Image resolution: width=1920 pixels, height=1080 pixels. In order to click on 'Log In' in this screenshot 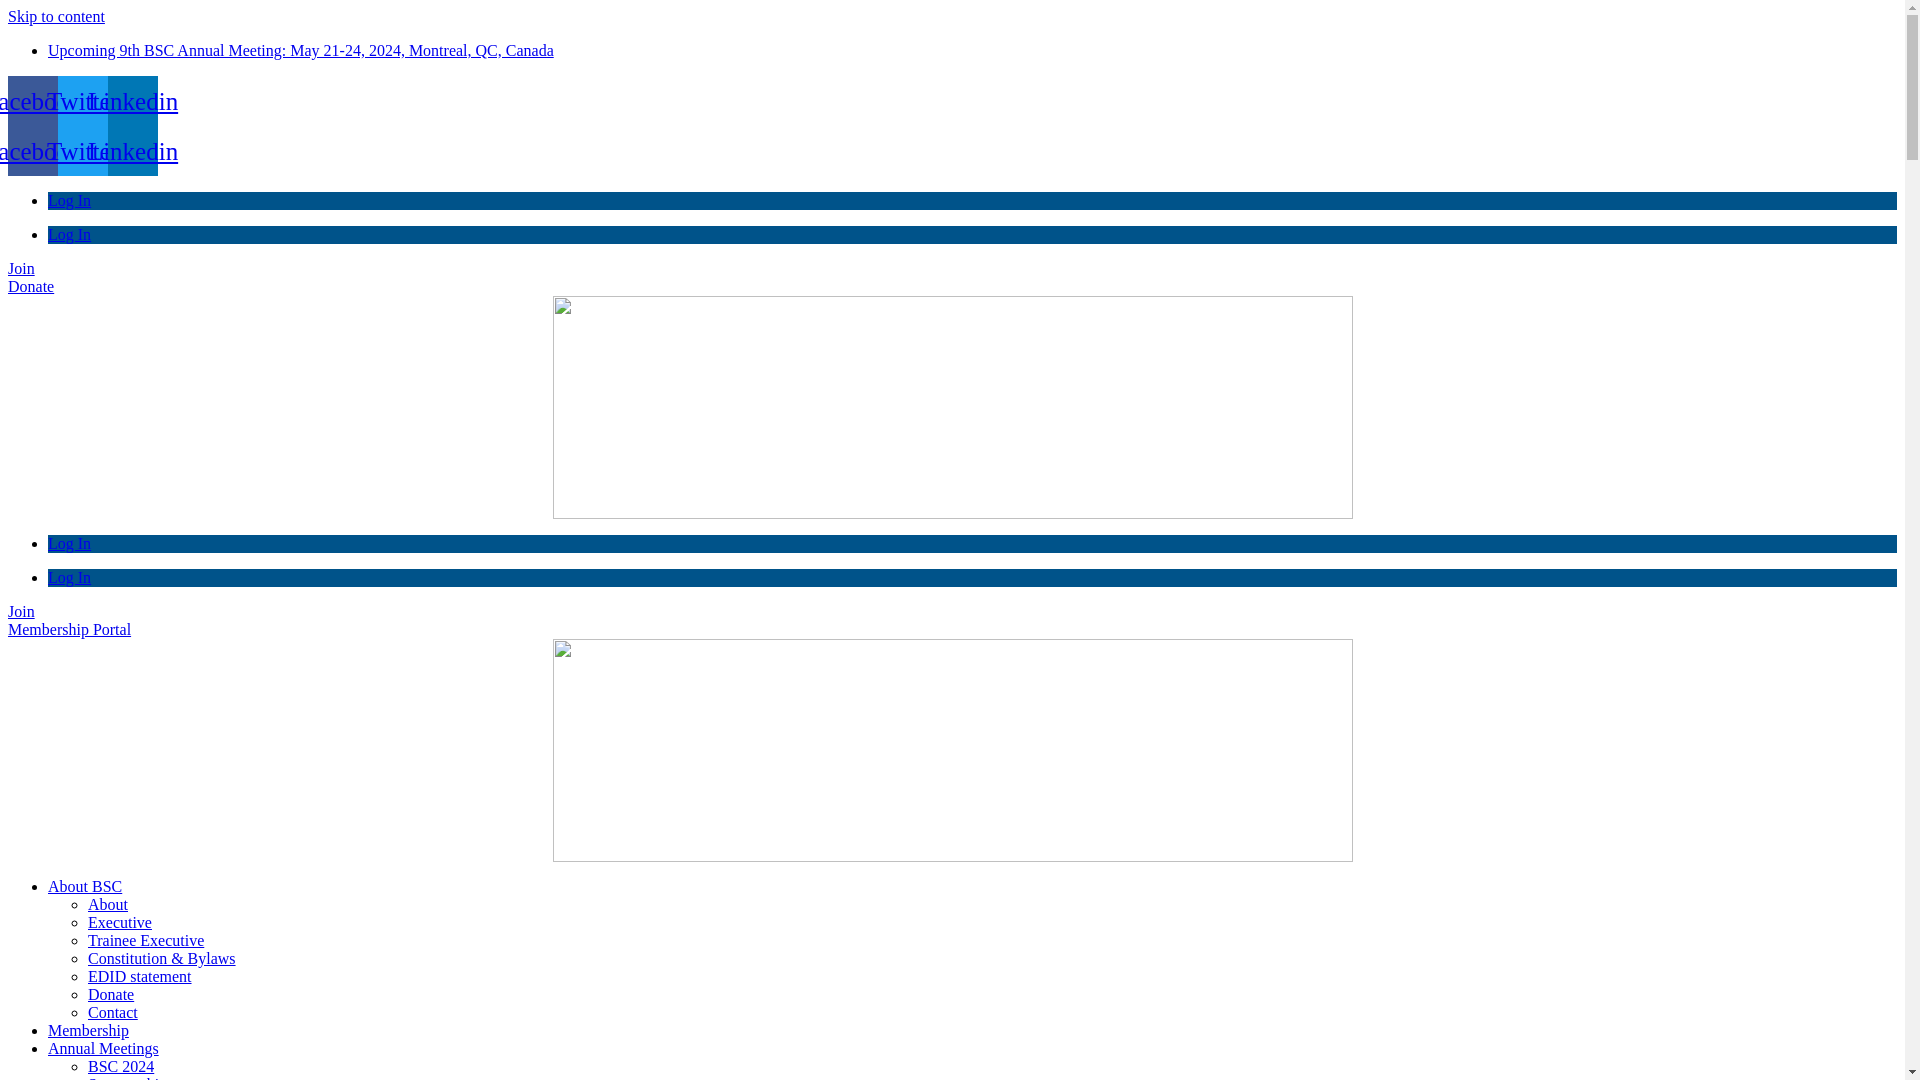, I will do `click(69, 233)`.